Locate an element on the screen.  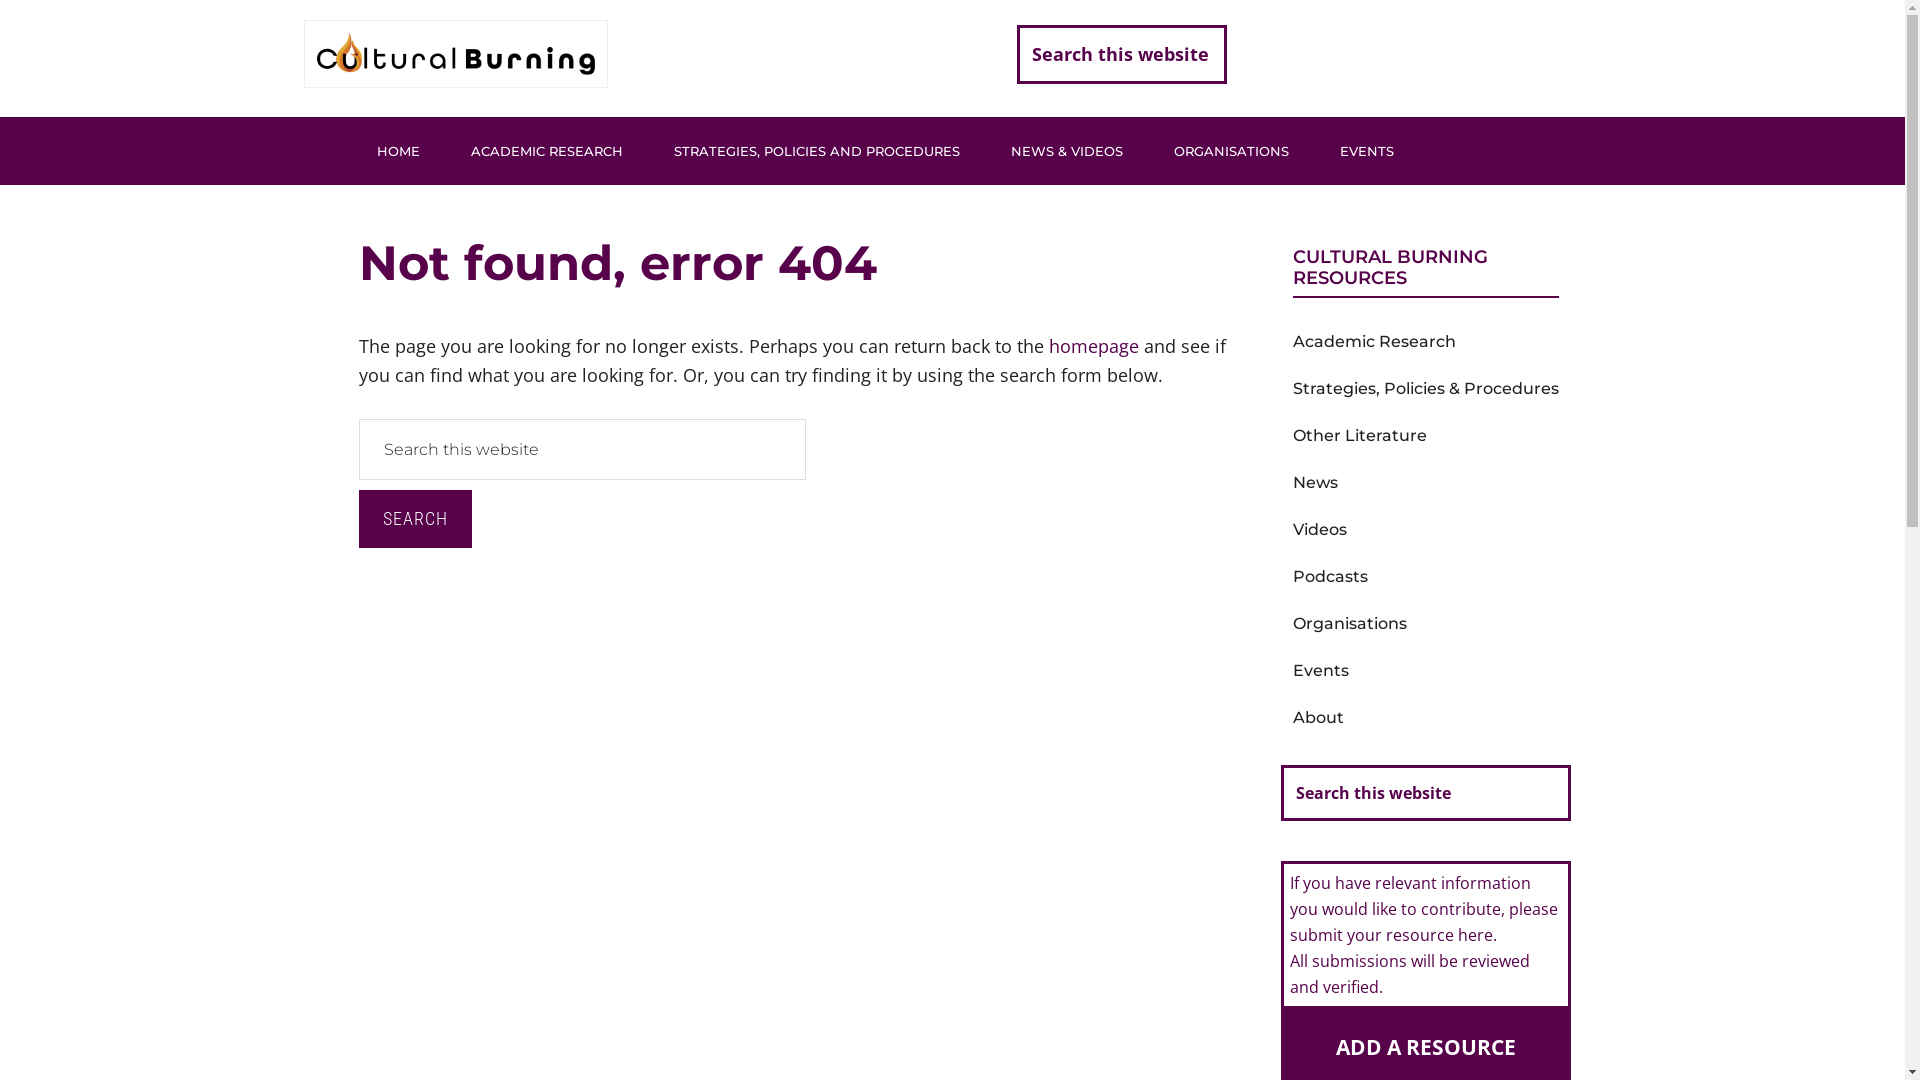
'Podcasts' is located at coordinates (1329, 576).